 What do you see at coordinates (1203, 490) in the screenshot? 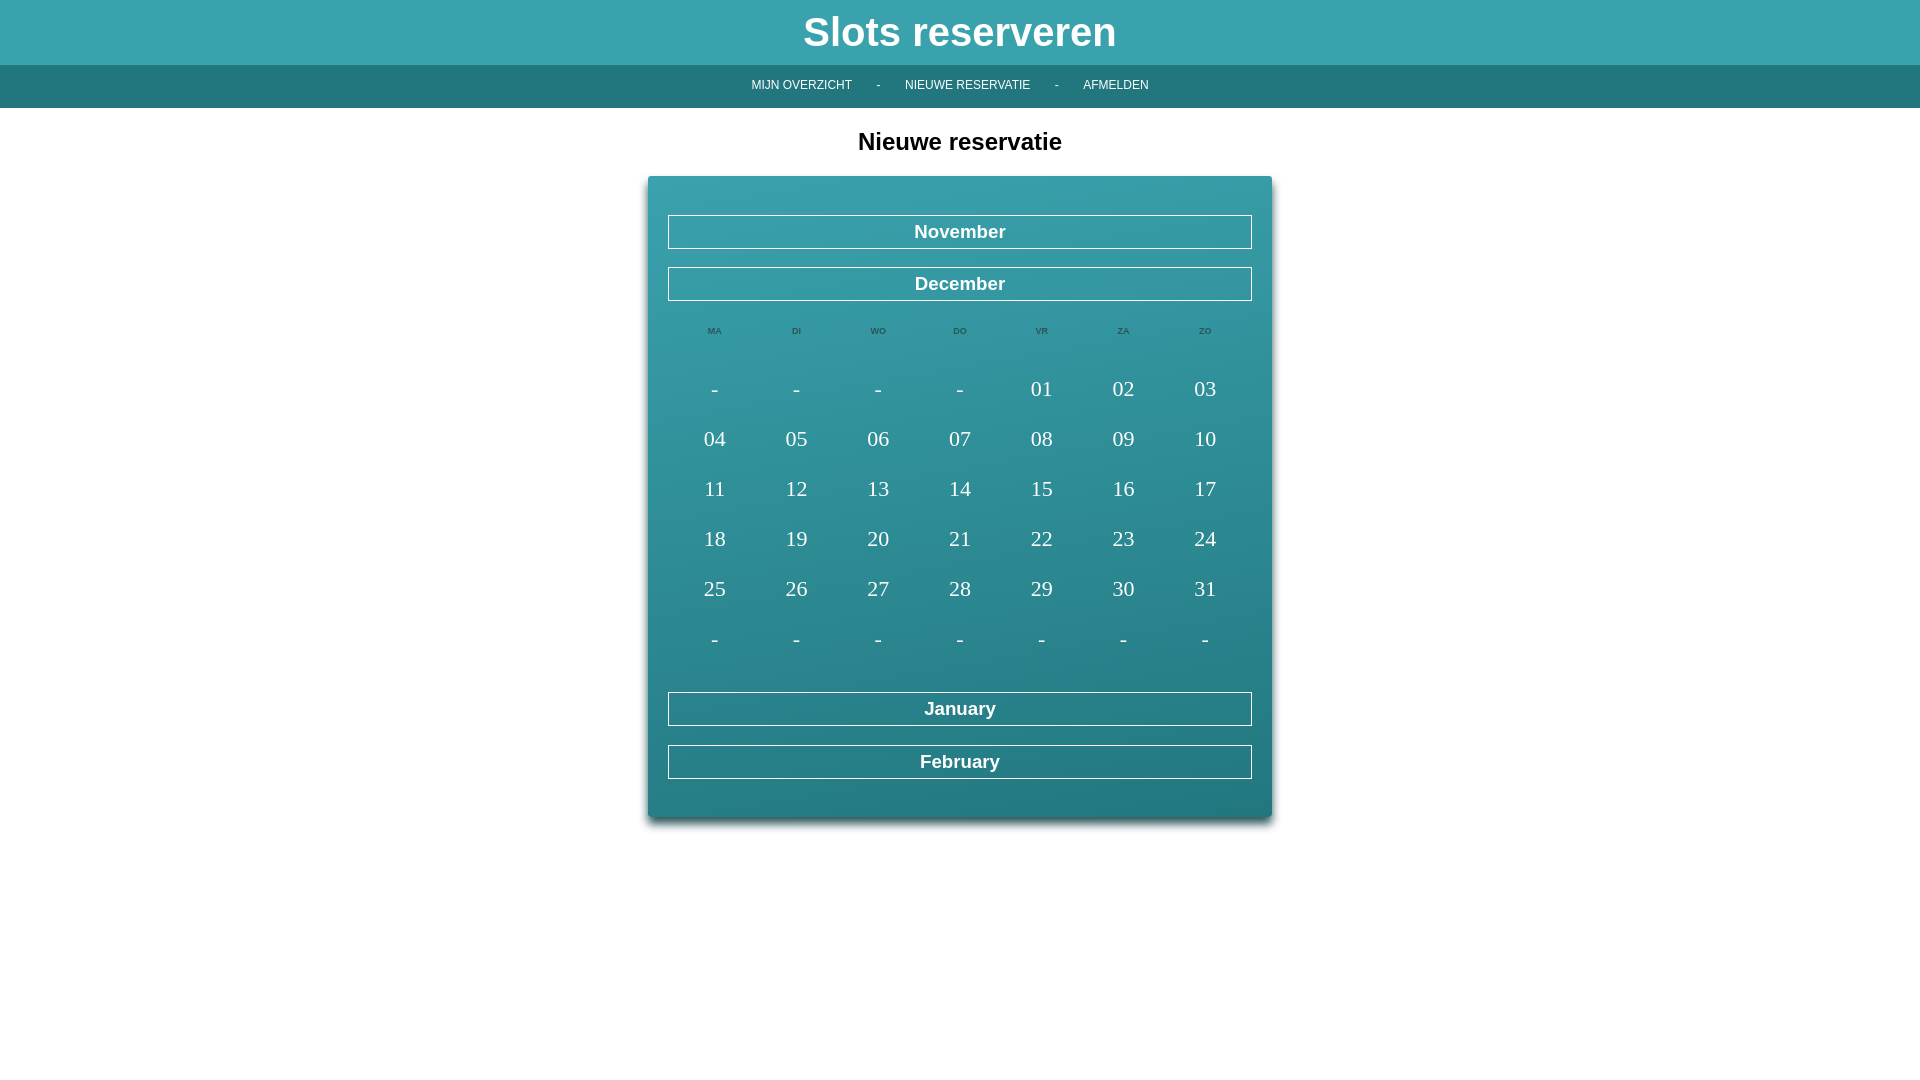
I see `'17'` at bounding box center [1203, 490].